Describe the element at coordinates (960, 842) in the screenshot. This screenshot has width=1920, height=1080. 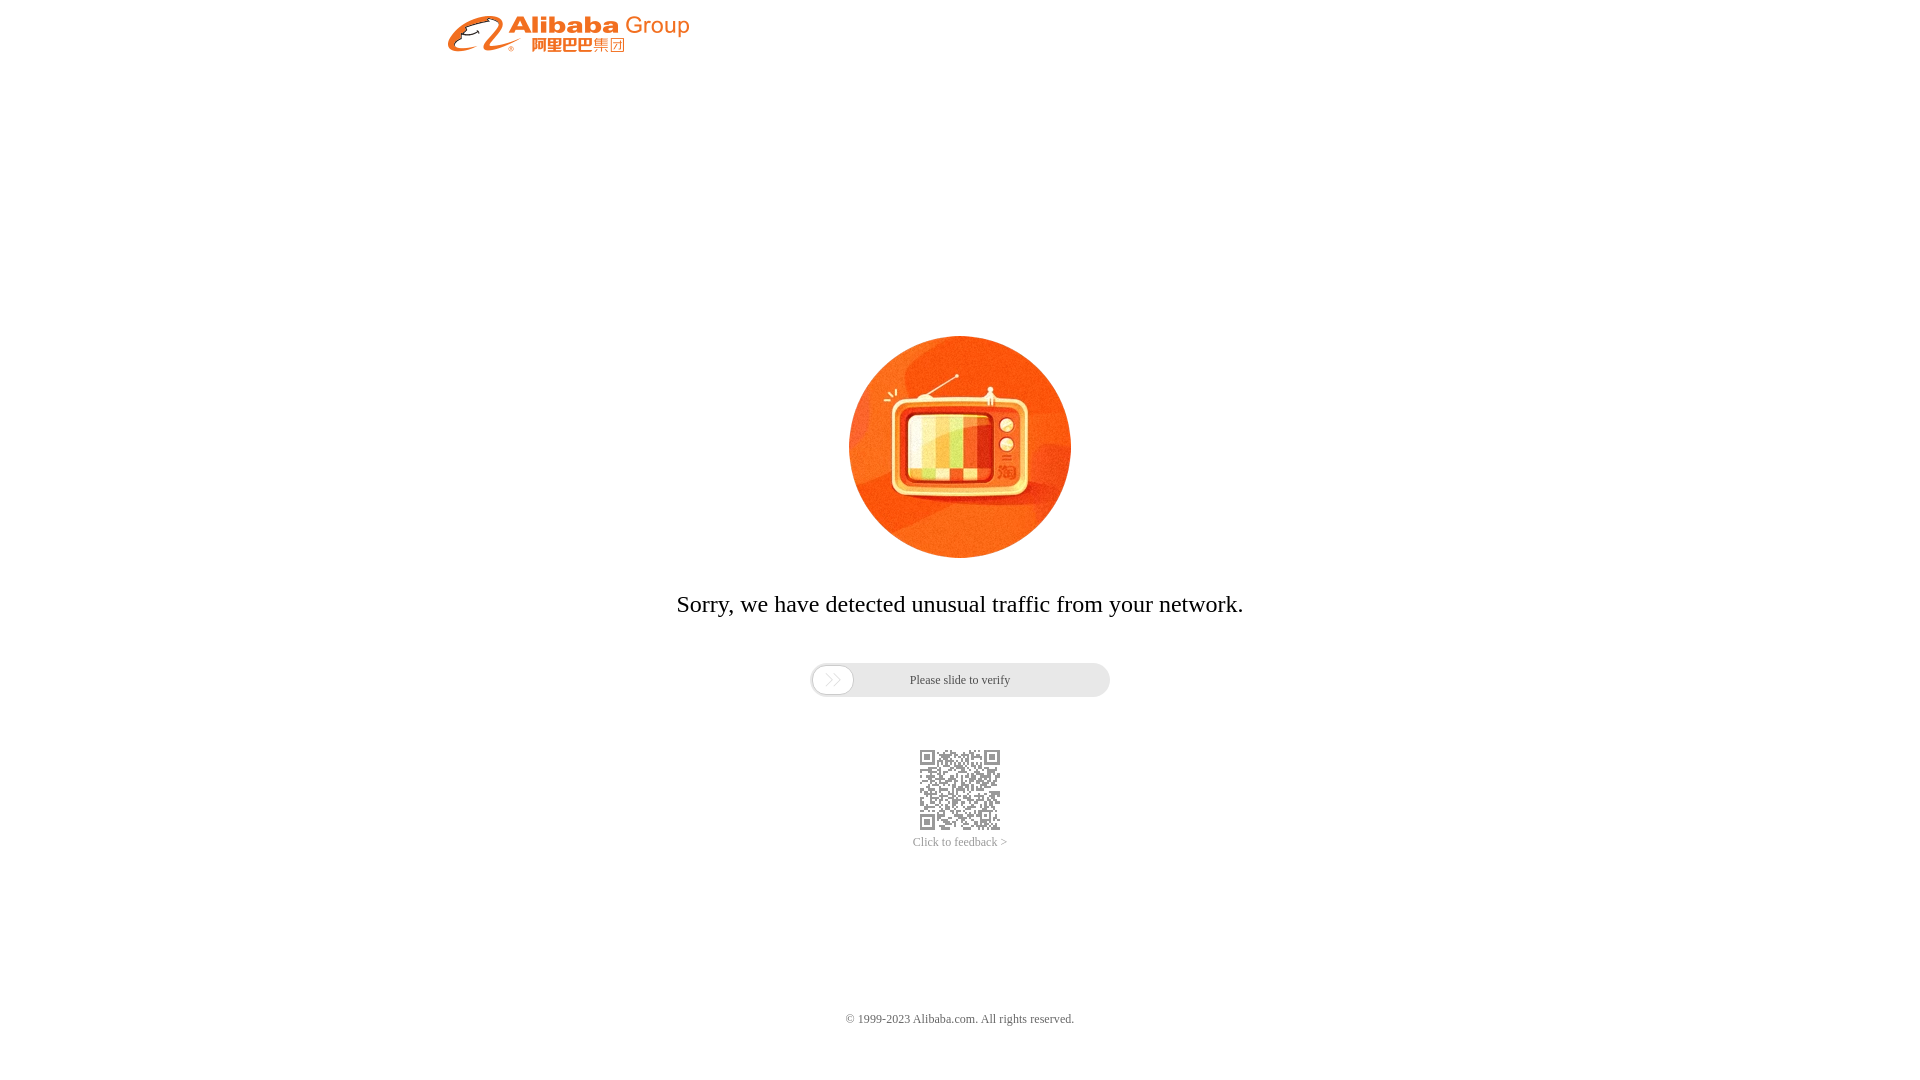
I see `'Click to feedback >'` at that location.